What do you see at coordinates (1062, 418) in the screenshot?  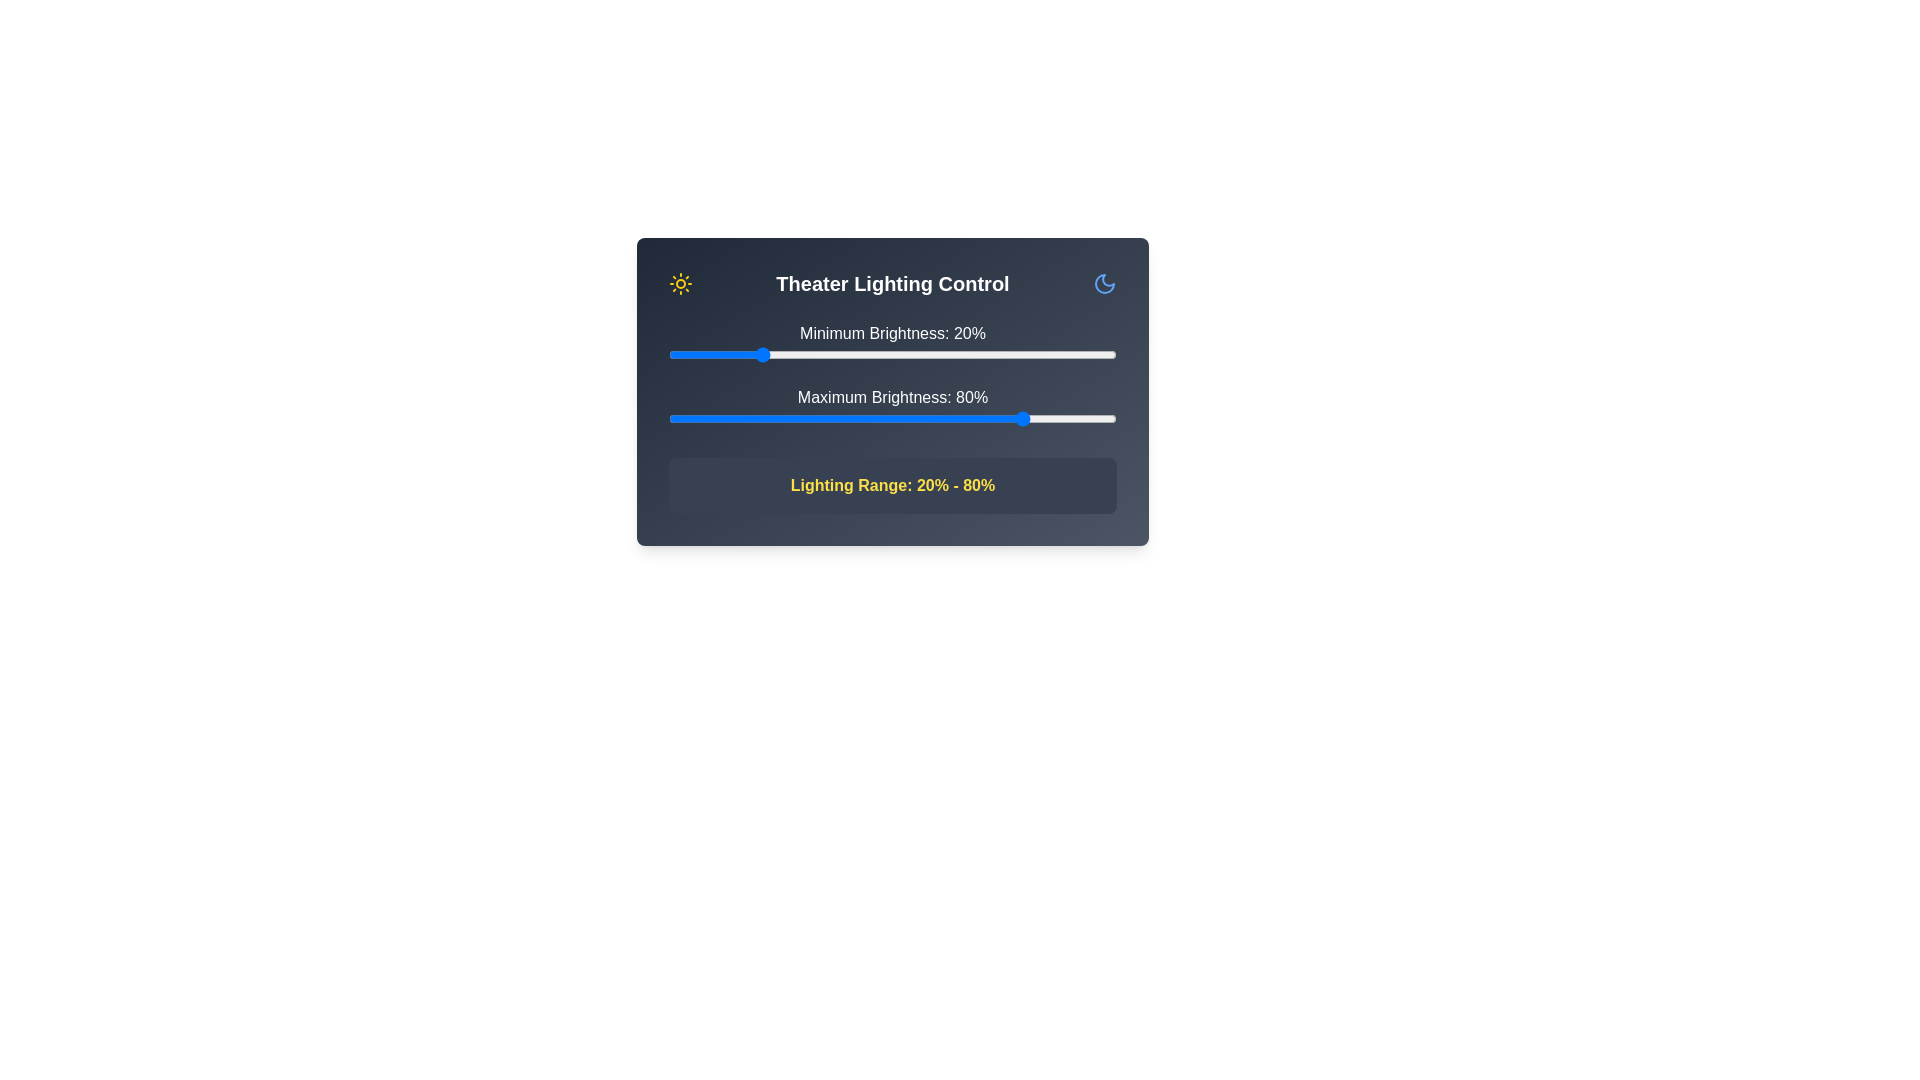 I see `the maximum brightness slider to 88%` at bounding box center [1062, 418].